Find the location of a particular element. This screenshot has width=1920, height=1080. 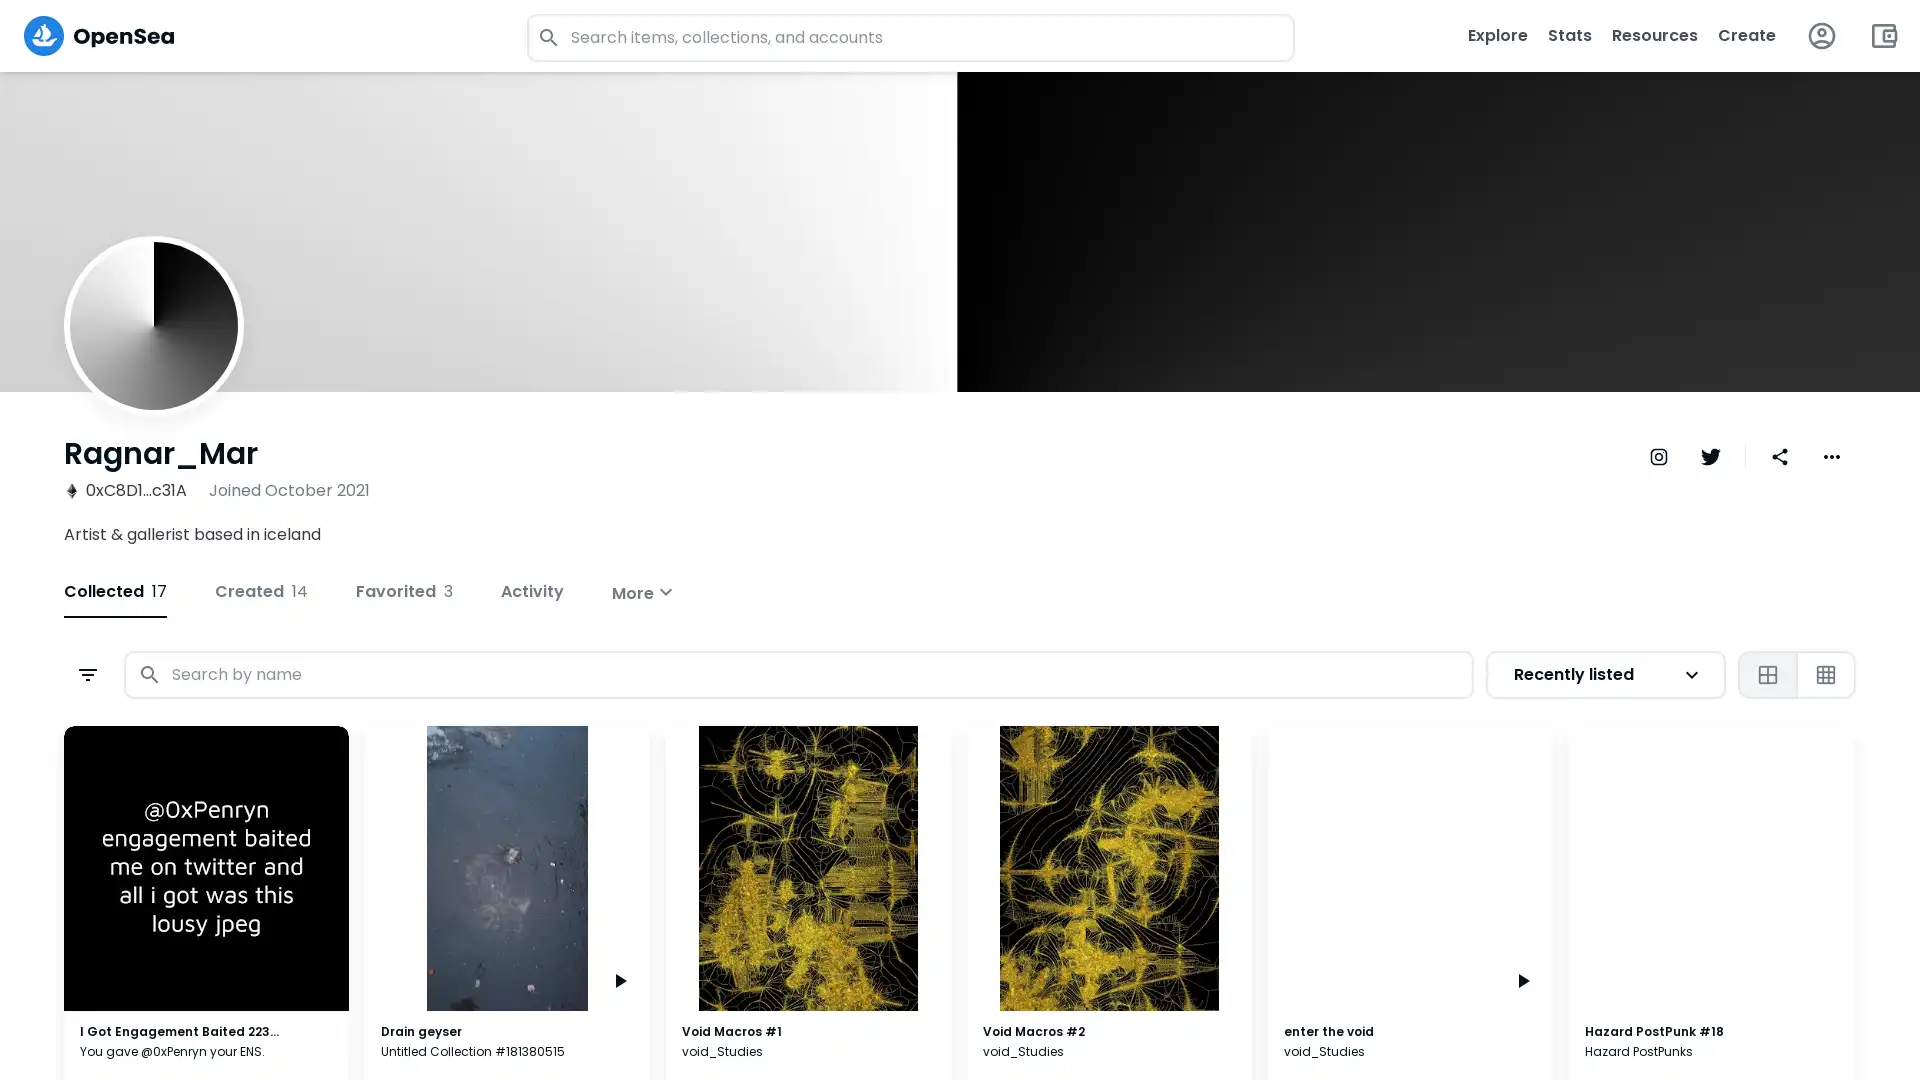

Status is located at coordinates (73, 747).